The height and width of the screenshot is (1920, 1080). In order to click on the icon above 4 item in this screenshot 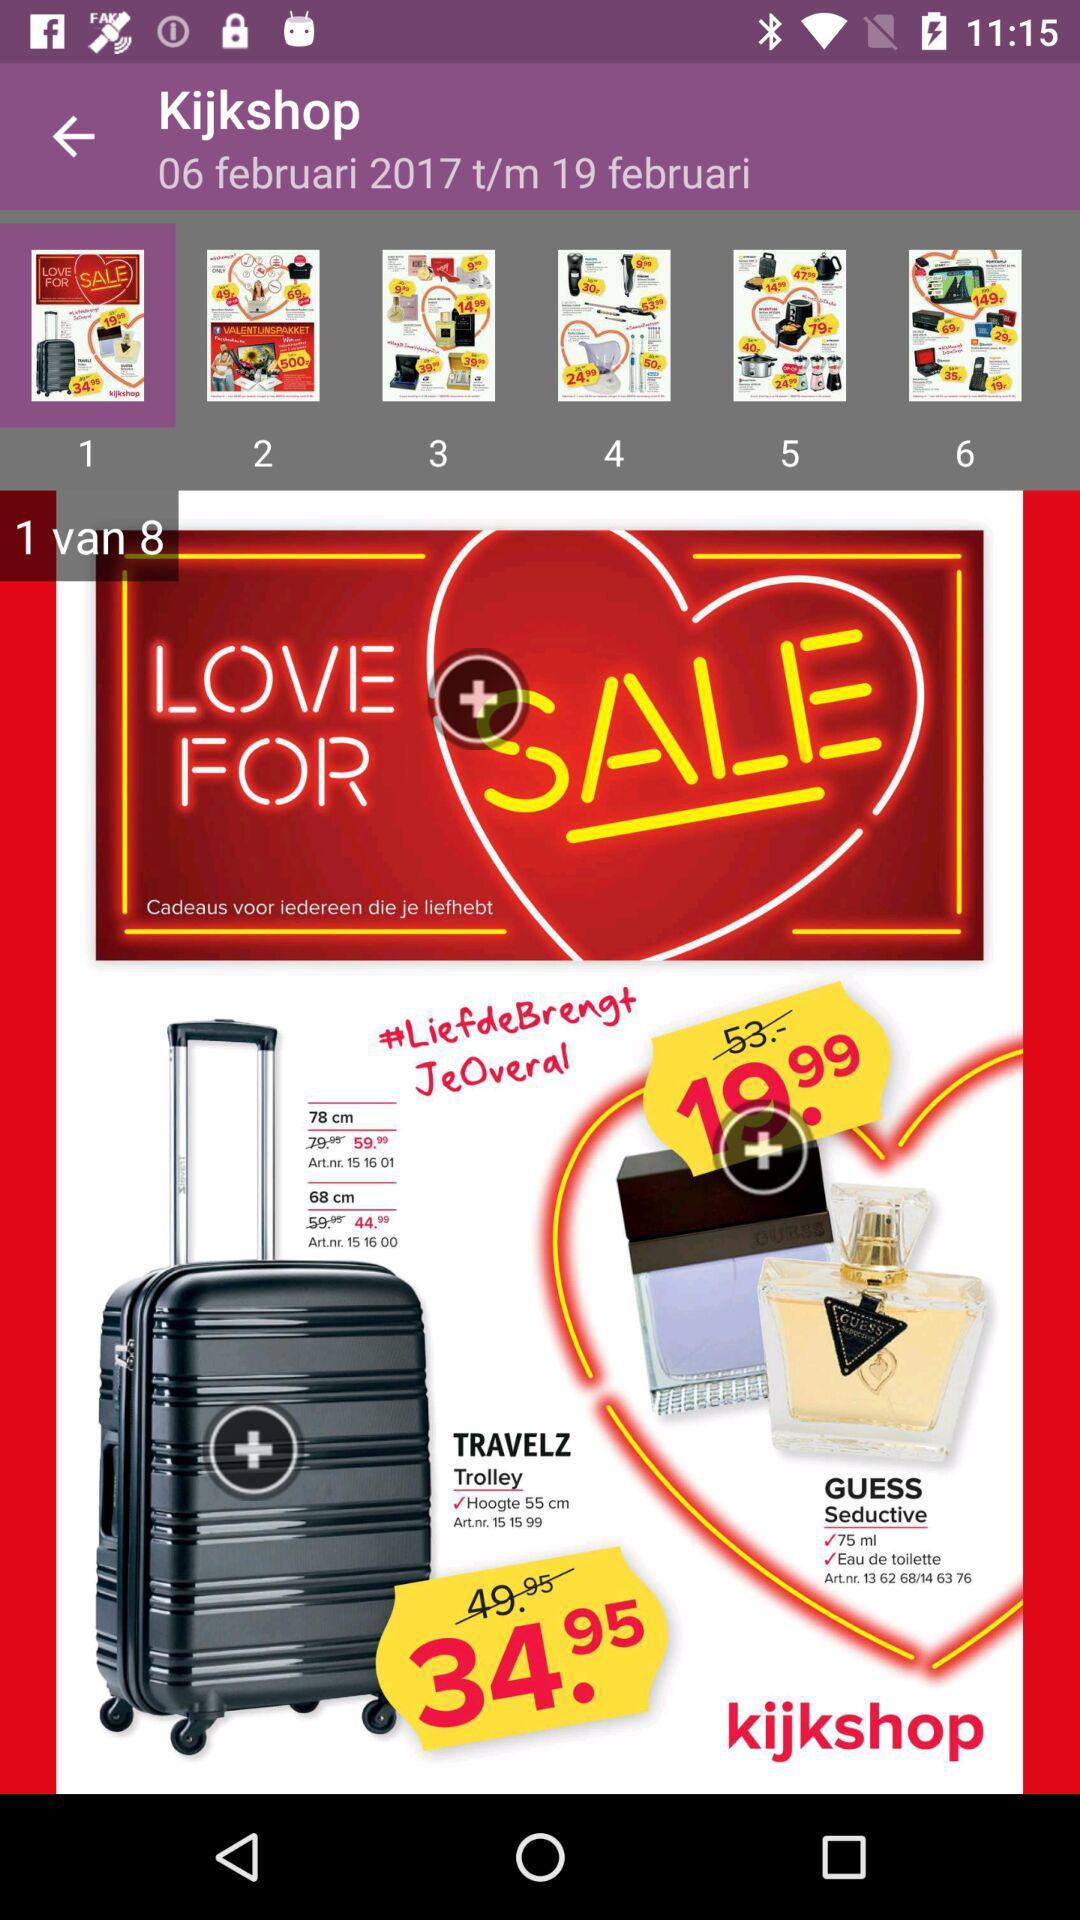, I will do `click(613, 325)`.